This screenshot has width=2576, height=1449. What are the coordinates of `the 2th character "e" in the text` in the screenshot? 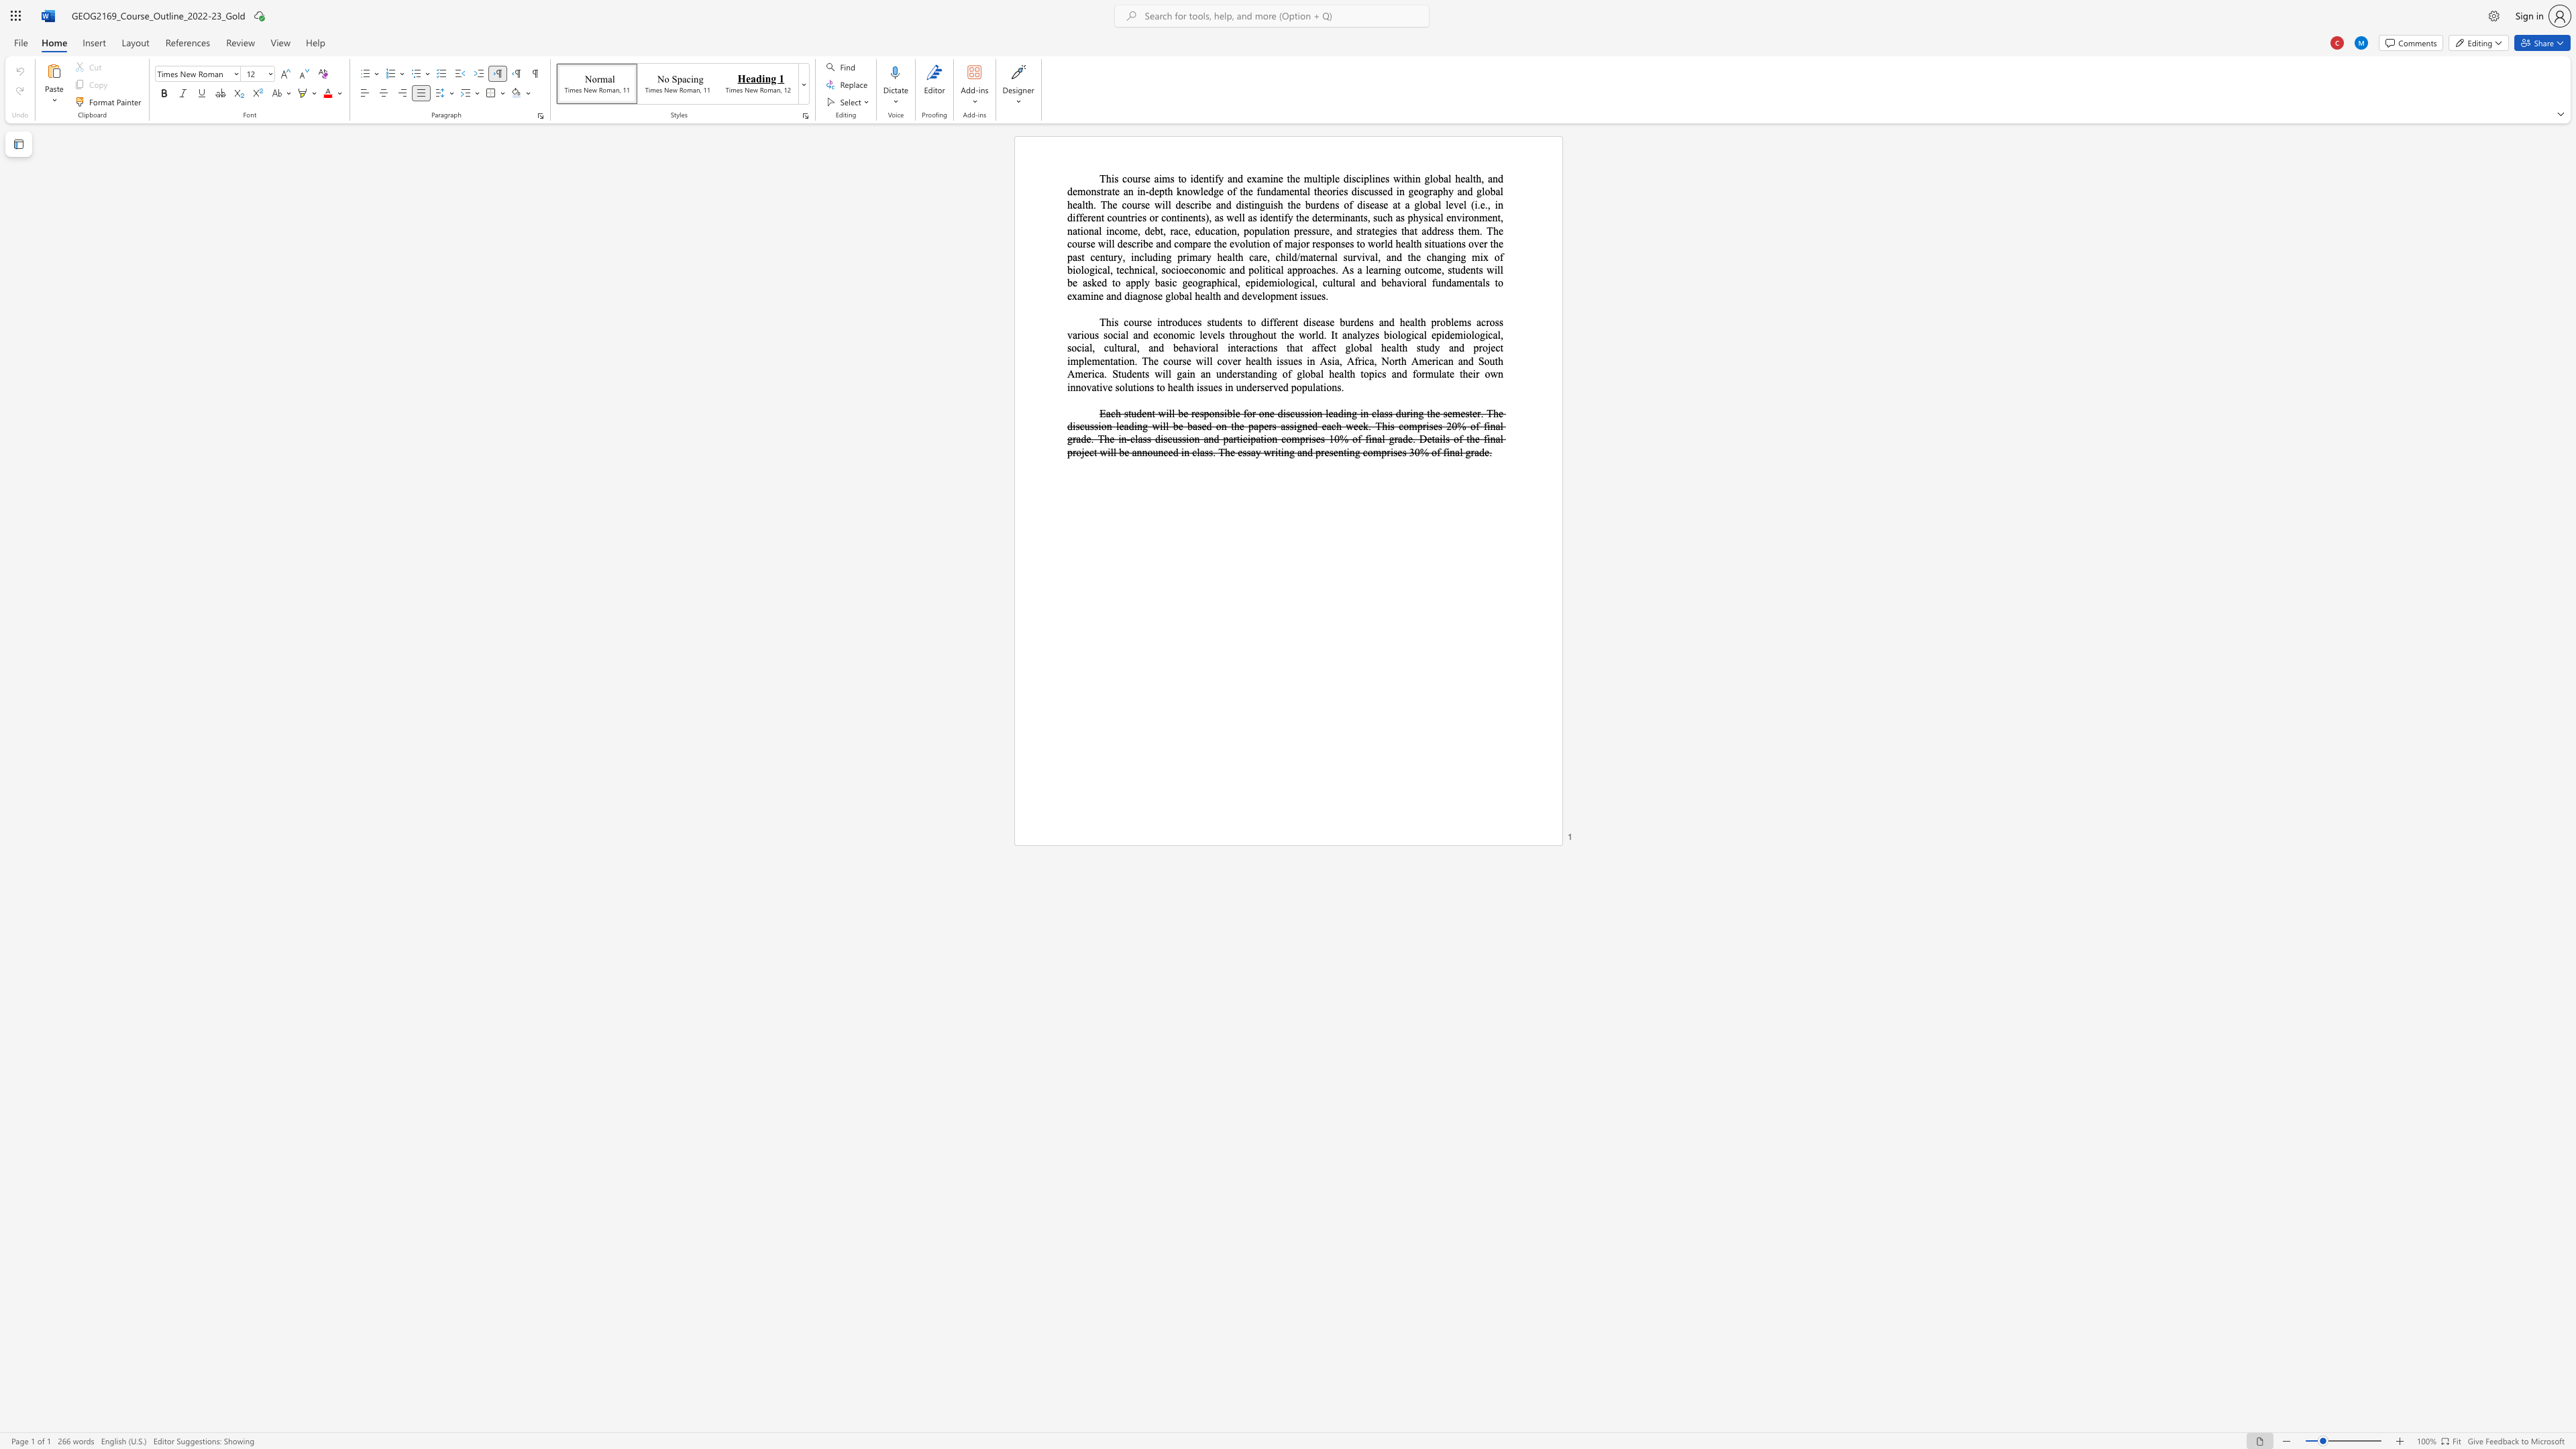 It's located at (1200, 178).